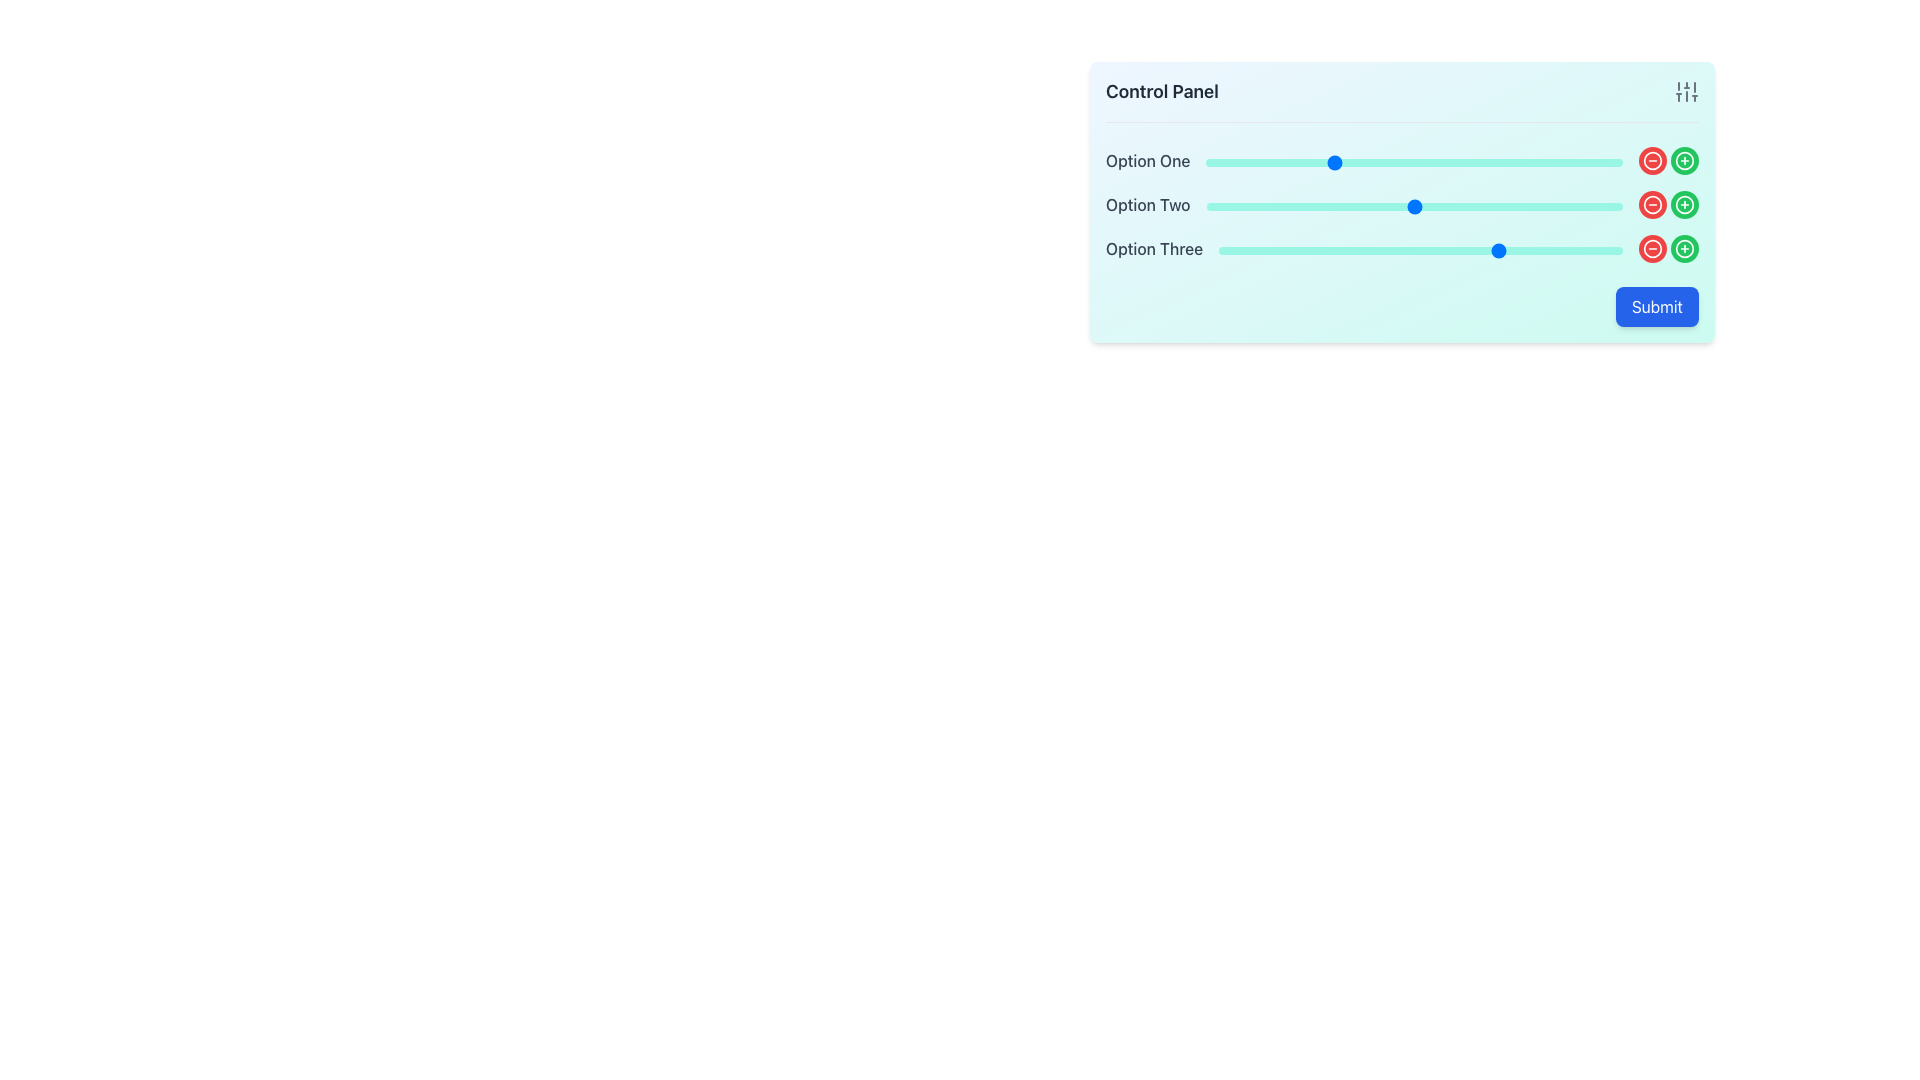  I want to click on the slider, so click(1547, 161).